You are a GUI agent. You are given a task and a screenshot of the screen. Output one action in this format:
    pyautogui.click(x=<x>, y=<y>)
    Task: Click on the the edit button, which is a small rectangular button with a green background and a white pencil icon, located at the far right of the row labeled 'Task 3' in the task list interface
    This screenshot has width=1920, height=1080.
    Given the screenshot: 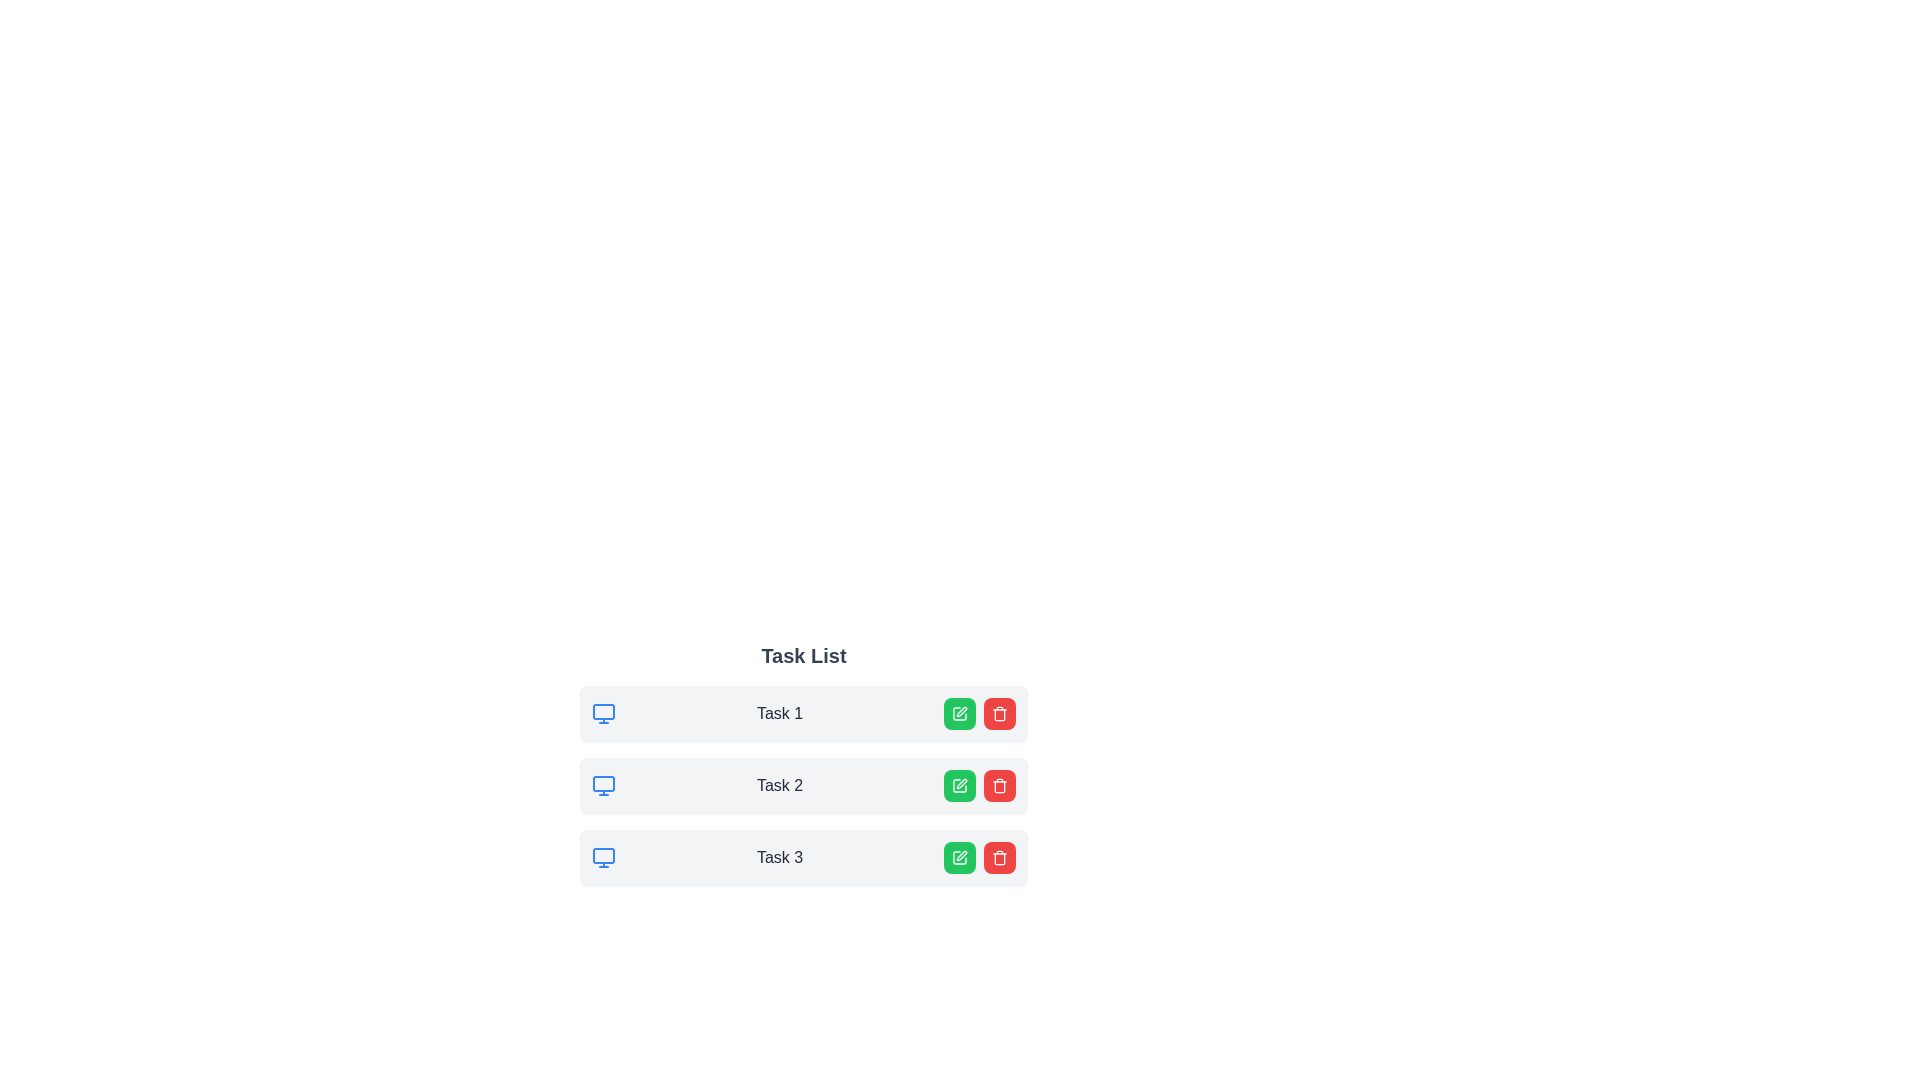 What is the action you would take?
    pyautogui.click(x=960, y=856)
    